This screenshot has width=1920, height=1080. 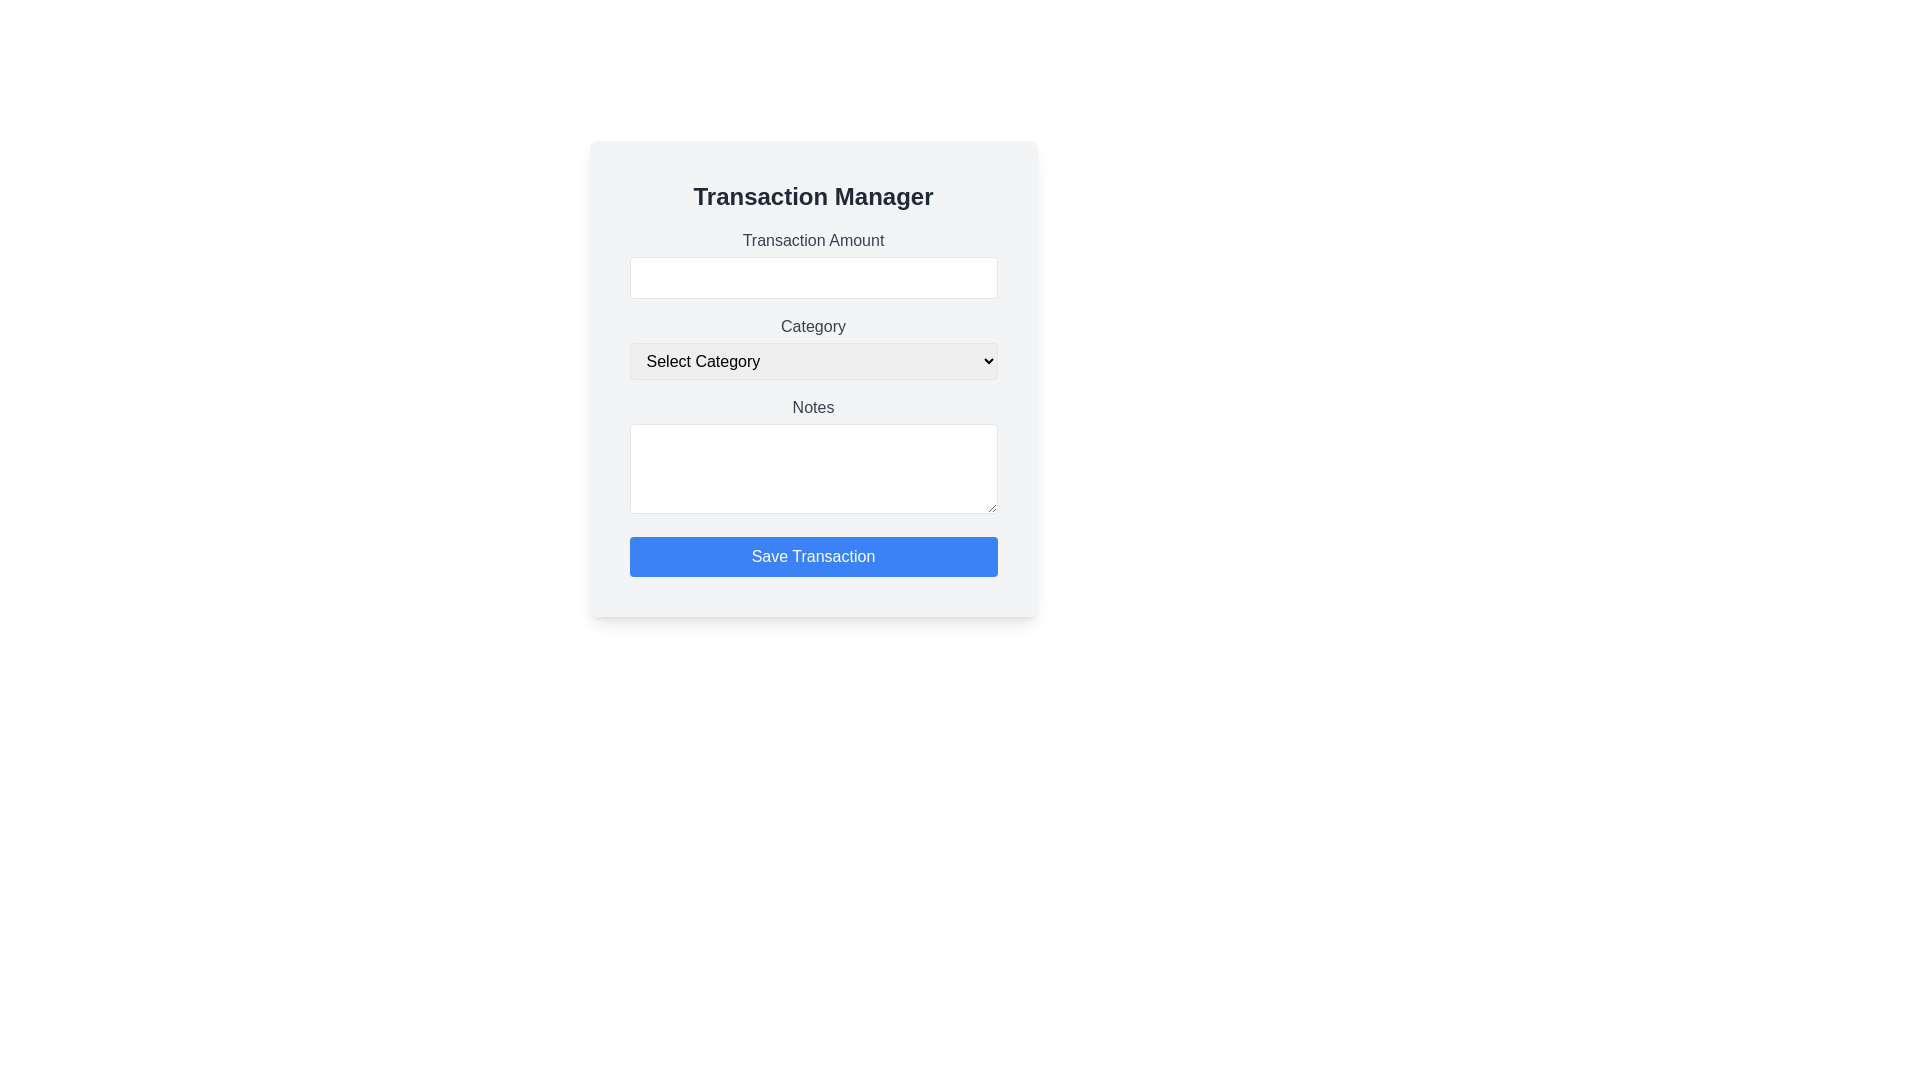 What do you see at coordinates (813, 361) in the screenshot?
I see `the 'Select Category' dropdown menu` at bounding box center [813, 361].